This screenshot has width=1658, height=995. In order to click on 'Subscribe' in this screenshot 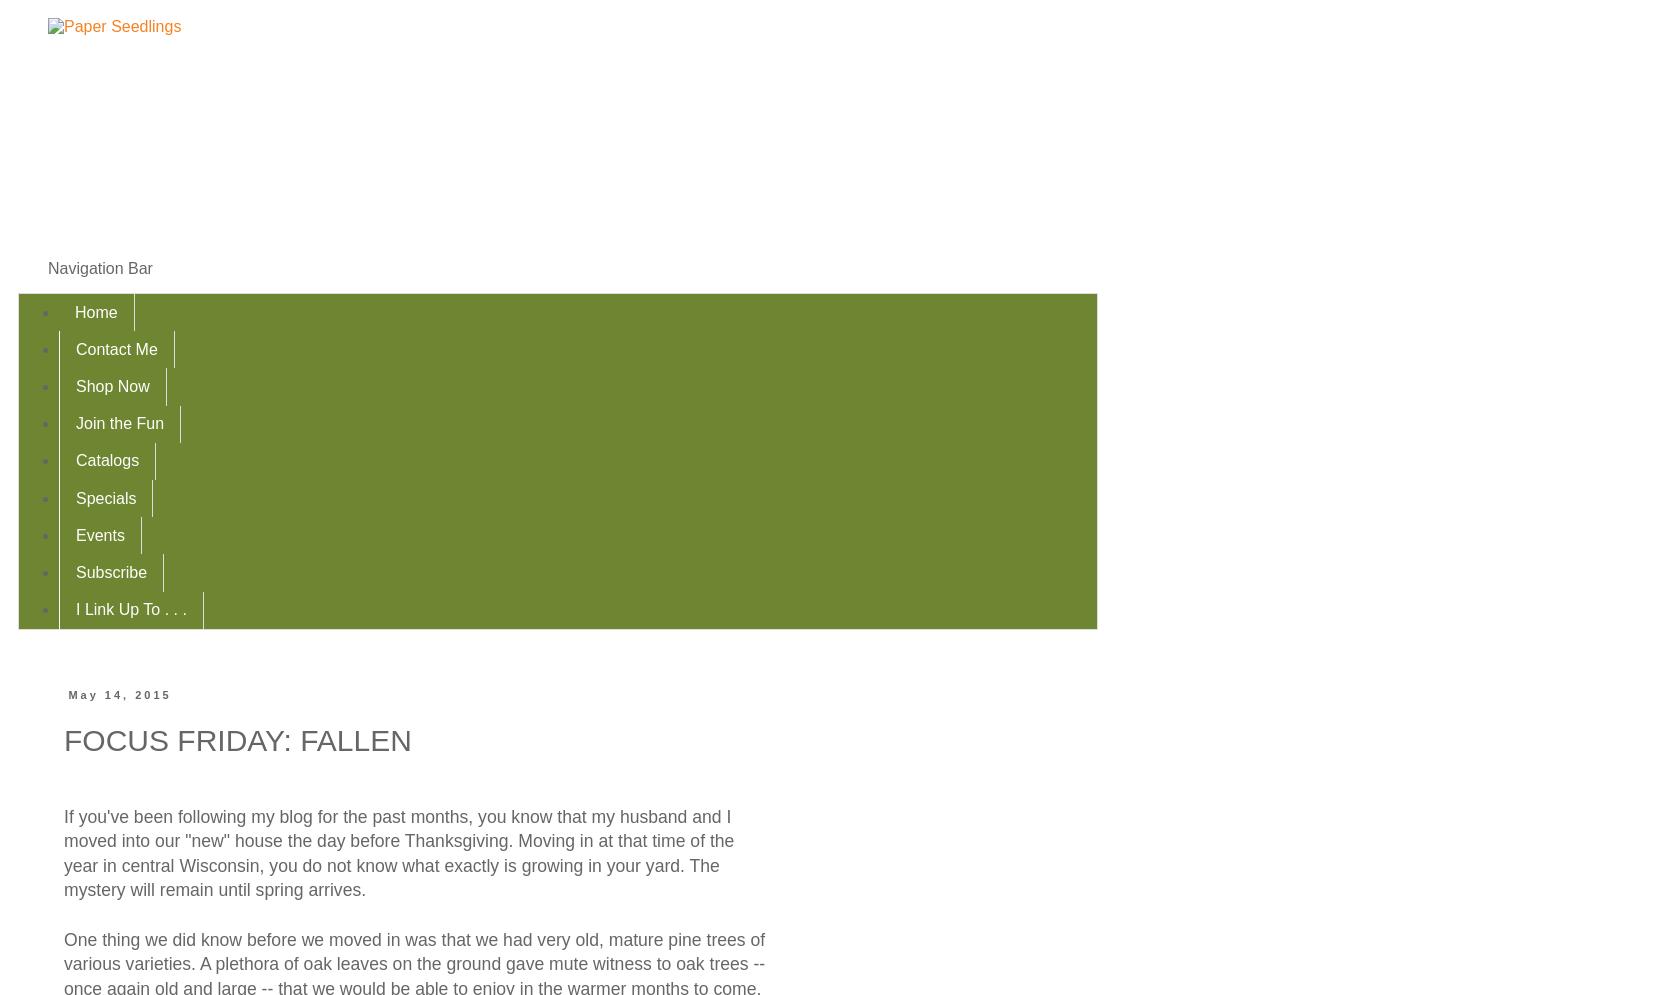, I will do `click(110, 571)`.